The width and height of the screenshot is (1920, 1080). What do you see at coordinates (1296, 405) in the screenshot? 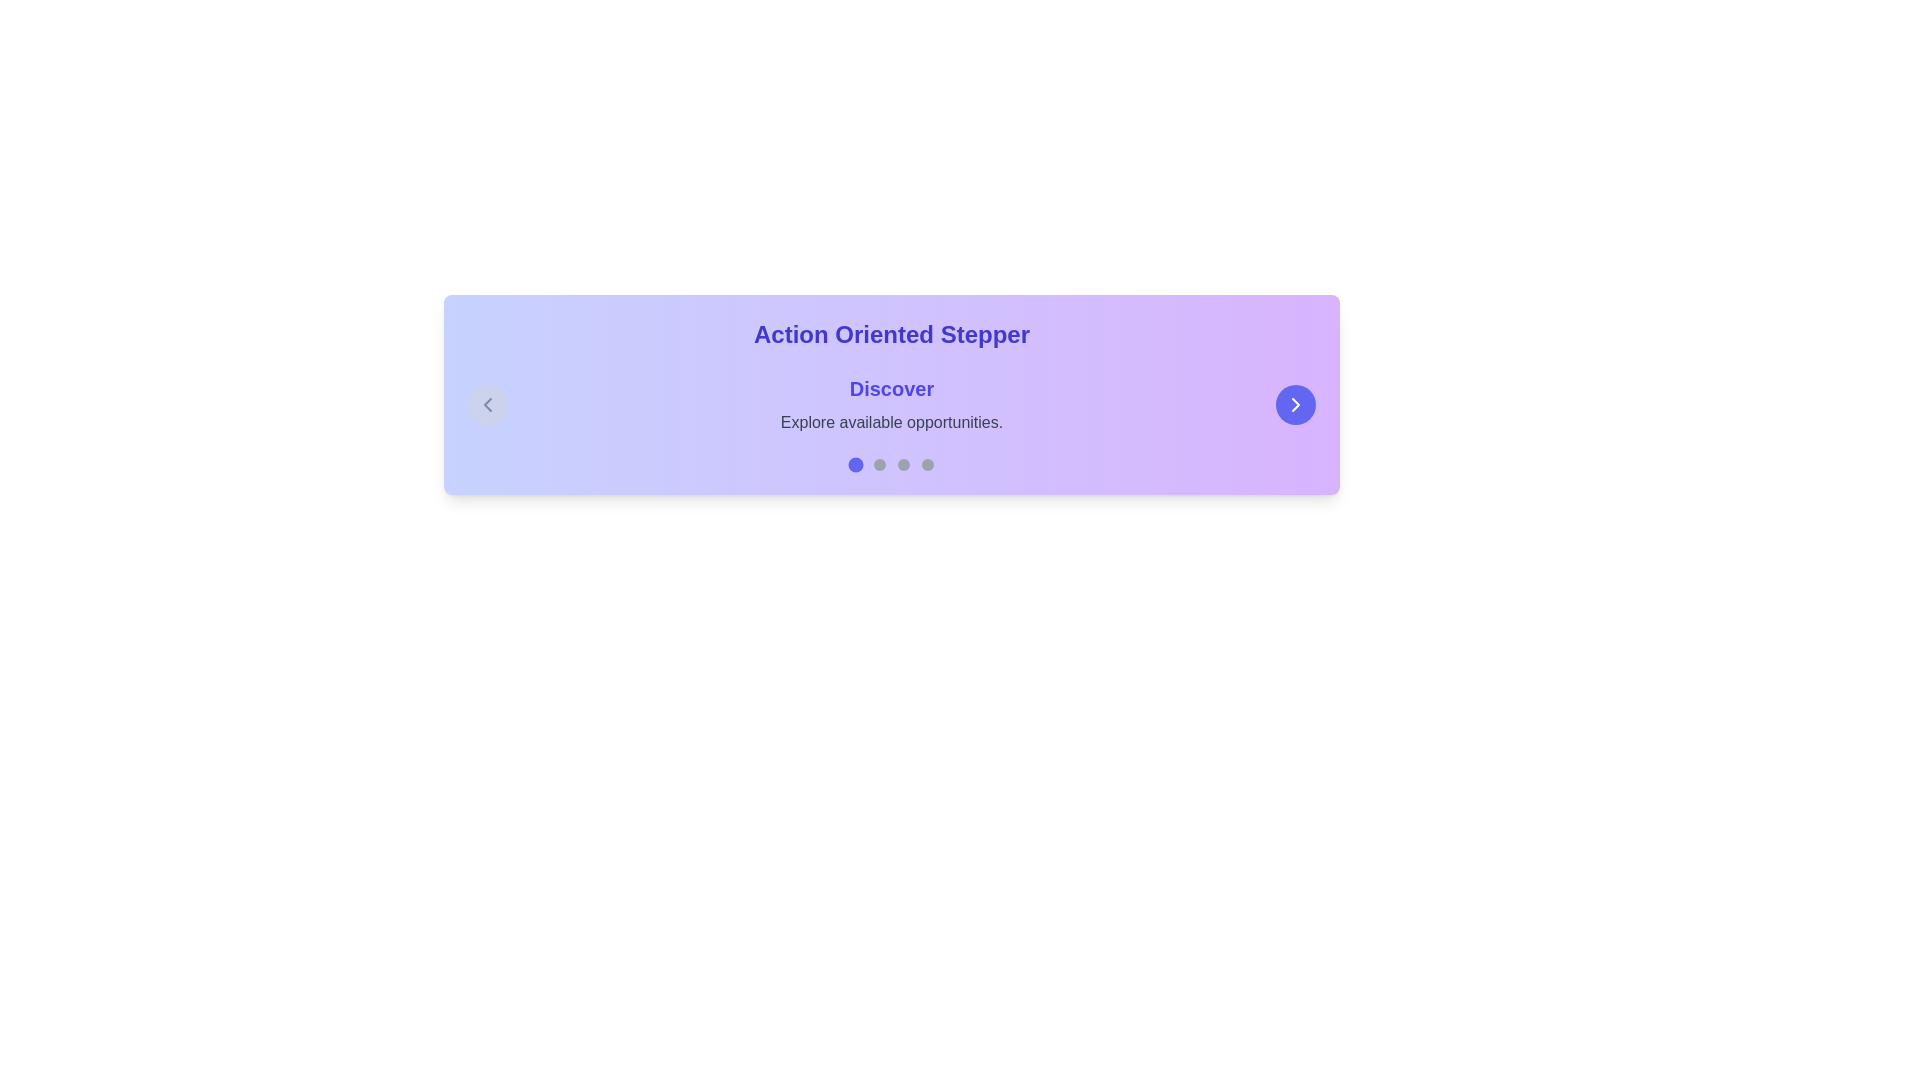
I see `the button with an embedded chevron icon located at the far right end of the stepper interface` at bounding box center [1296, 405].